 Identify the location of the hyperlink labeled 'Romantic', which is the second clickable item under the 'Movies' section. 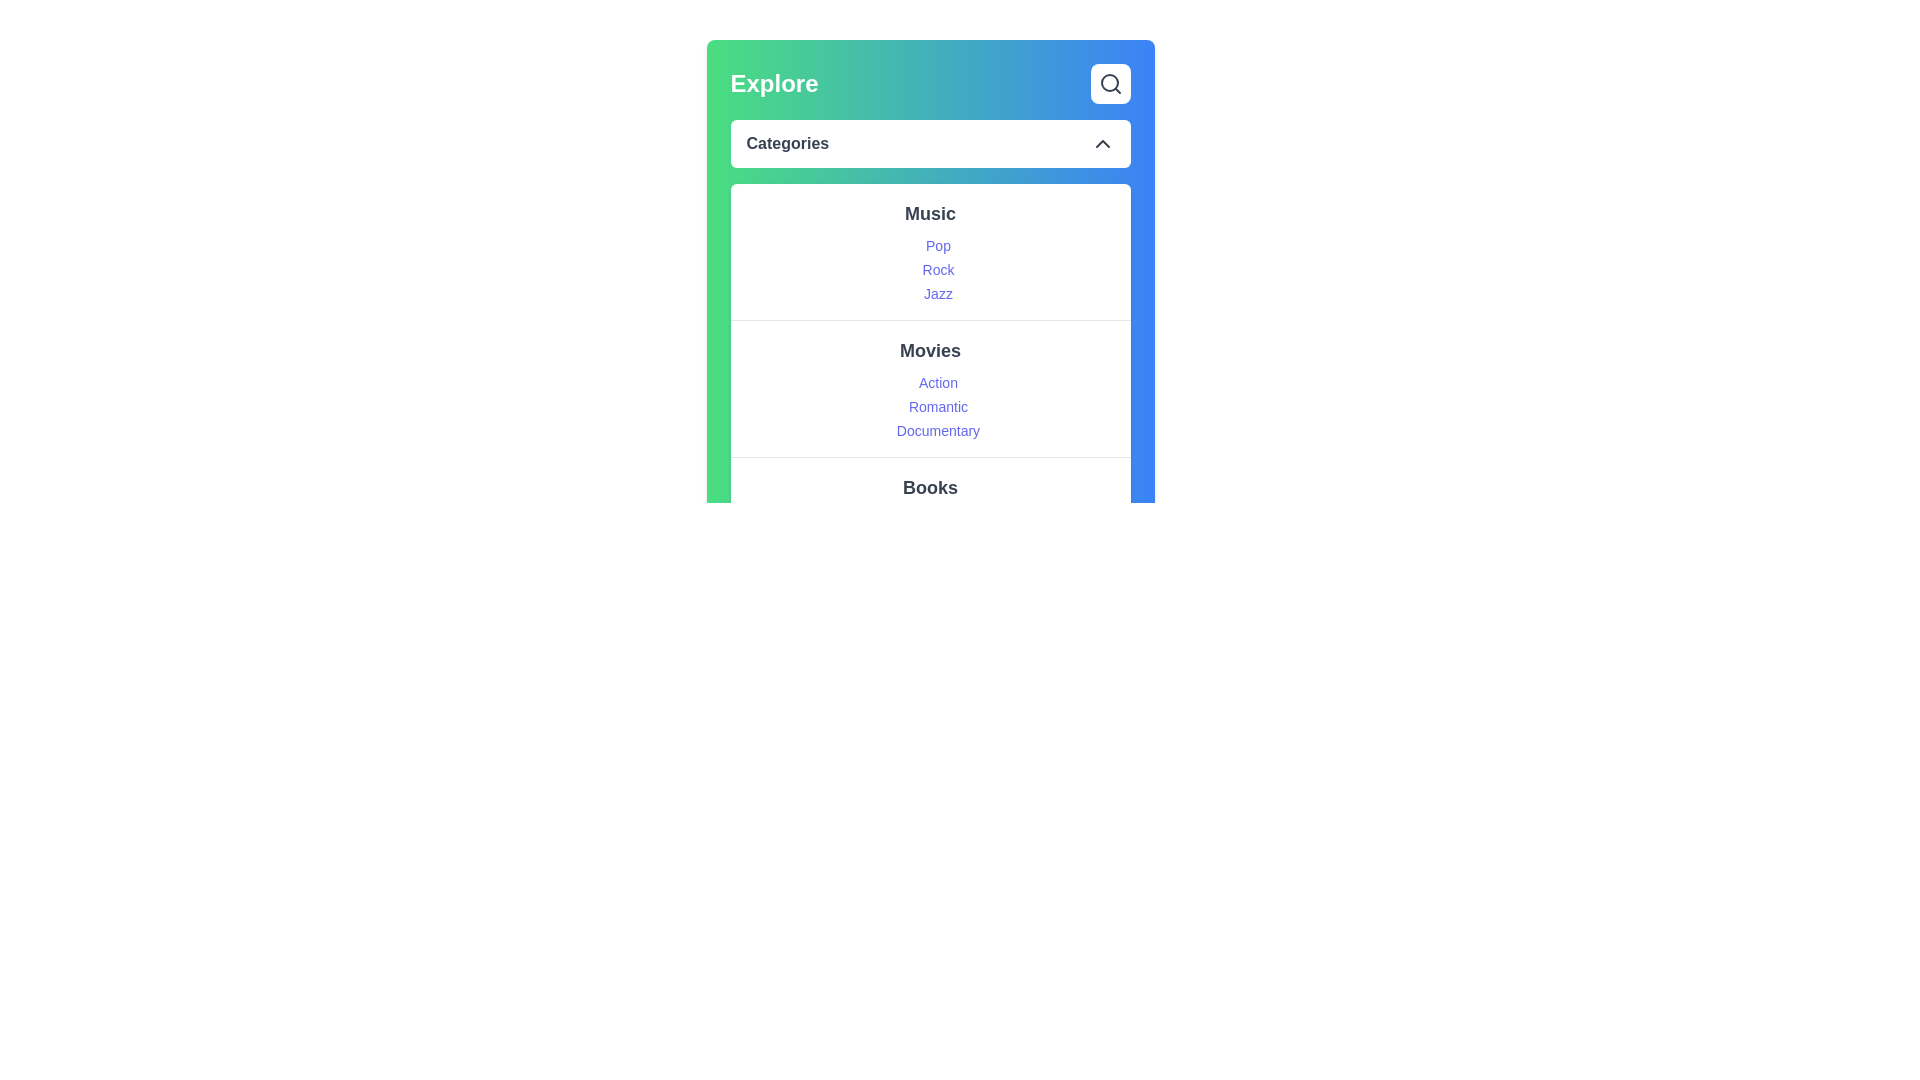
(937, 406).